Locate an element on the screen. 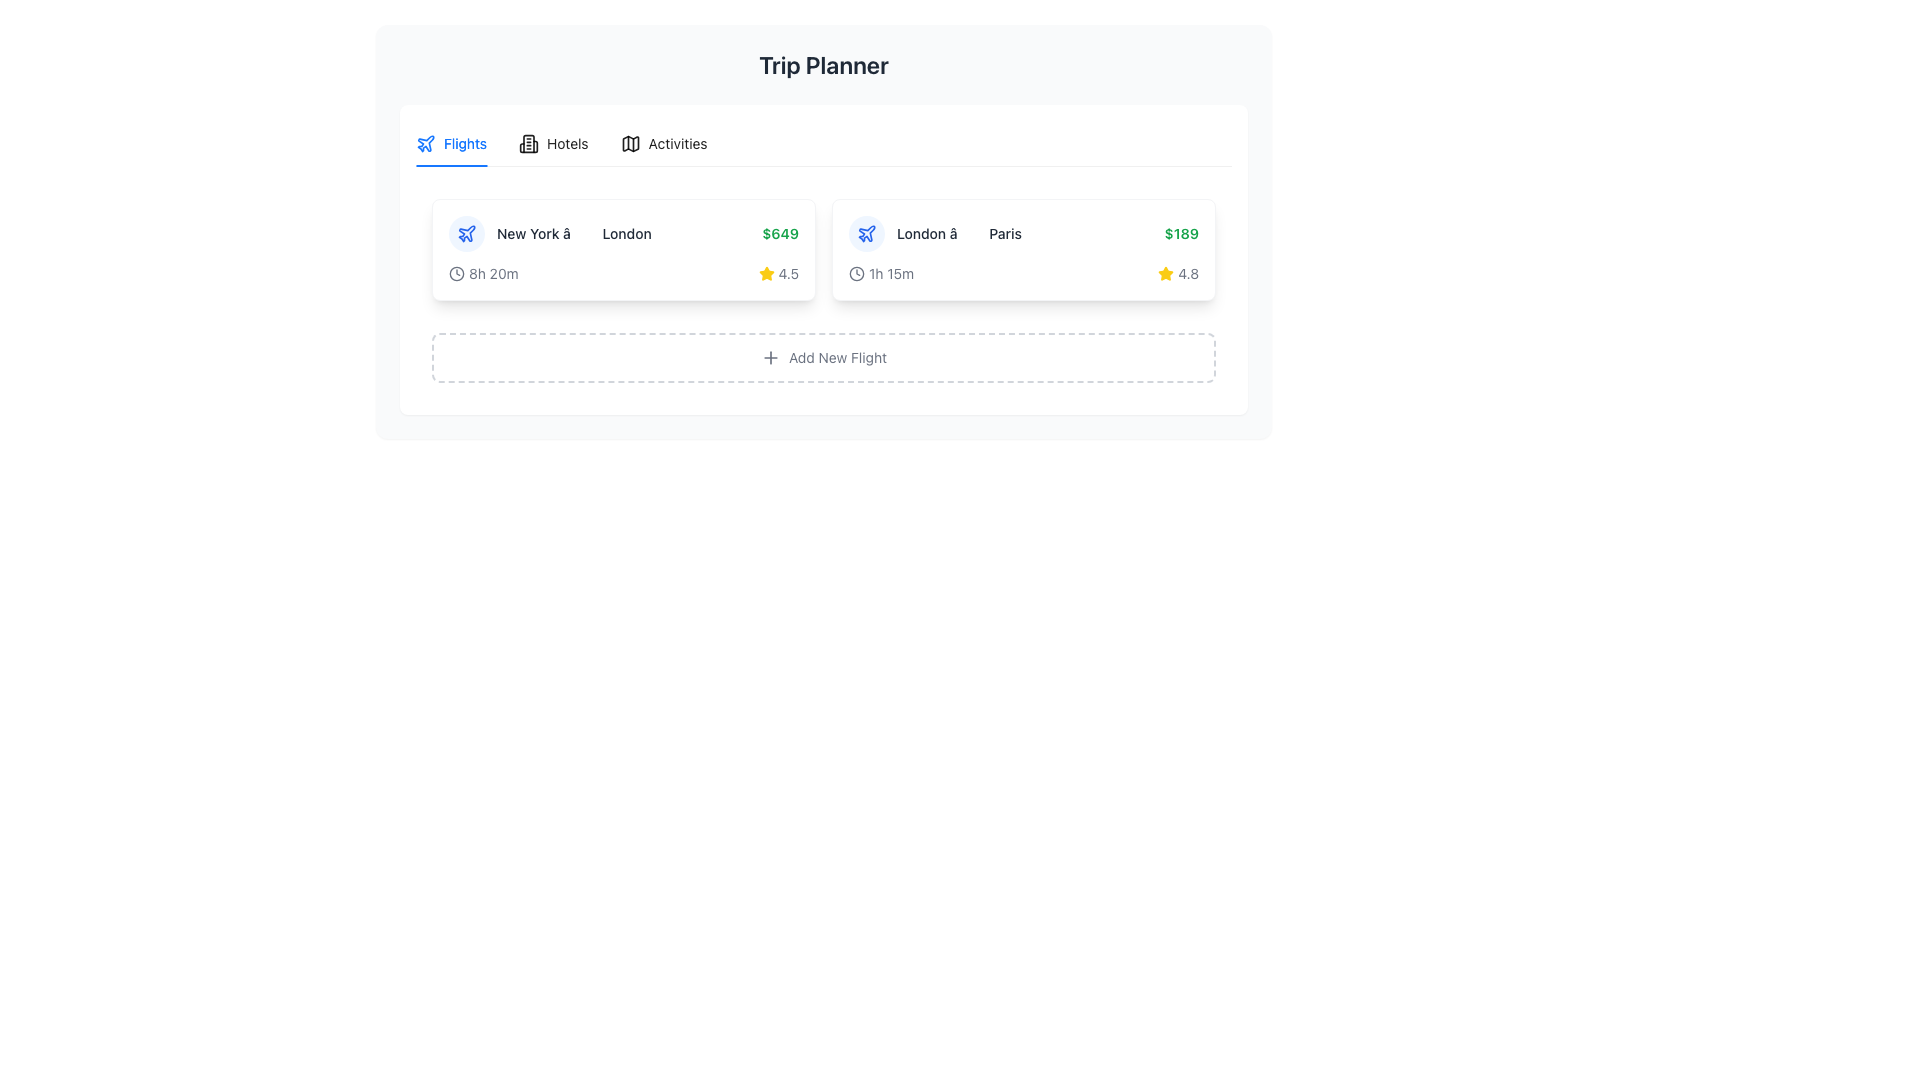 The width and height of the screenshot is (1920, 1080). the rating display element located in the second flight section of the flight details card, positioned to the right of the duration text ('1h 15m') is located at coordinates (1178, 273).